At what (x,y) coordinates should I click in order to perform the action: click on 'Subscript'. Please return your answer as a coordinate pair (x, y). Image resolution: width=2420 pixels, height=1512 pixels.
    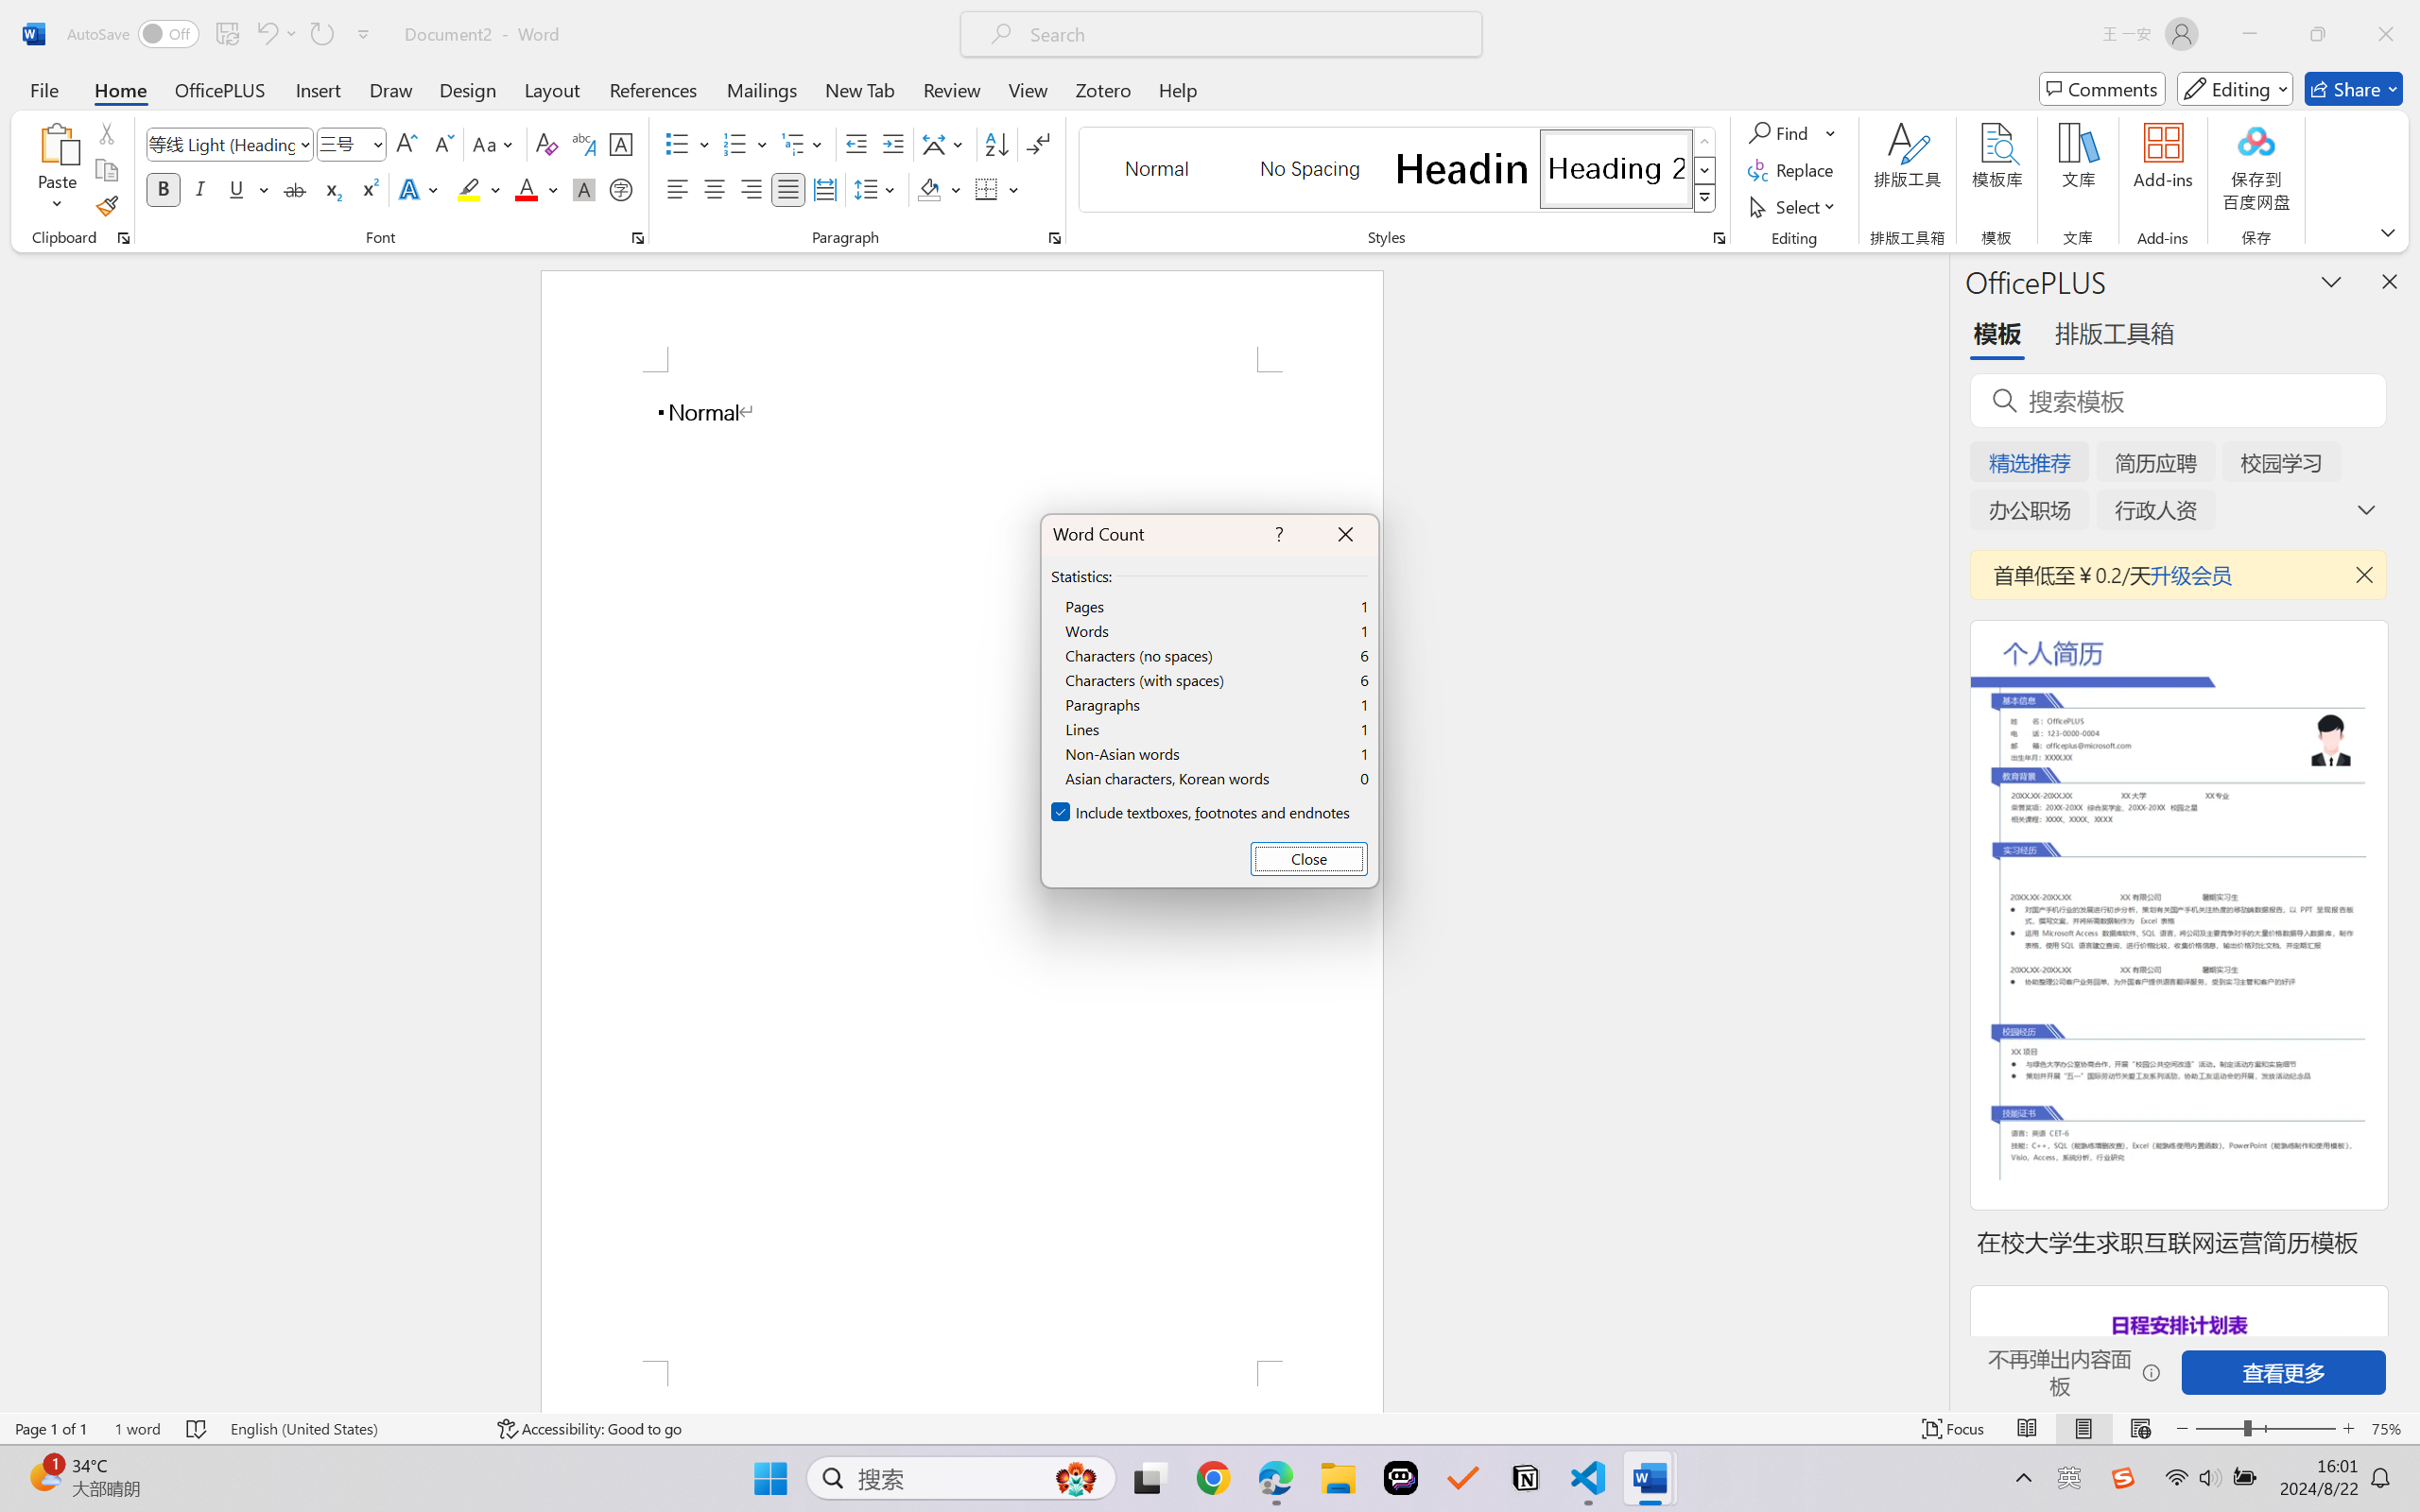
    Looking at the image, I should click on (330, 188).